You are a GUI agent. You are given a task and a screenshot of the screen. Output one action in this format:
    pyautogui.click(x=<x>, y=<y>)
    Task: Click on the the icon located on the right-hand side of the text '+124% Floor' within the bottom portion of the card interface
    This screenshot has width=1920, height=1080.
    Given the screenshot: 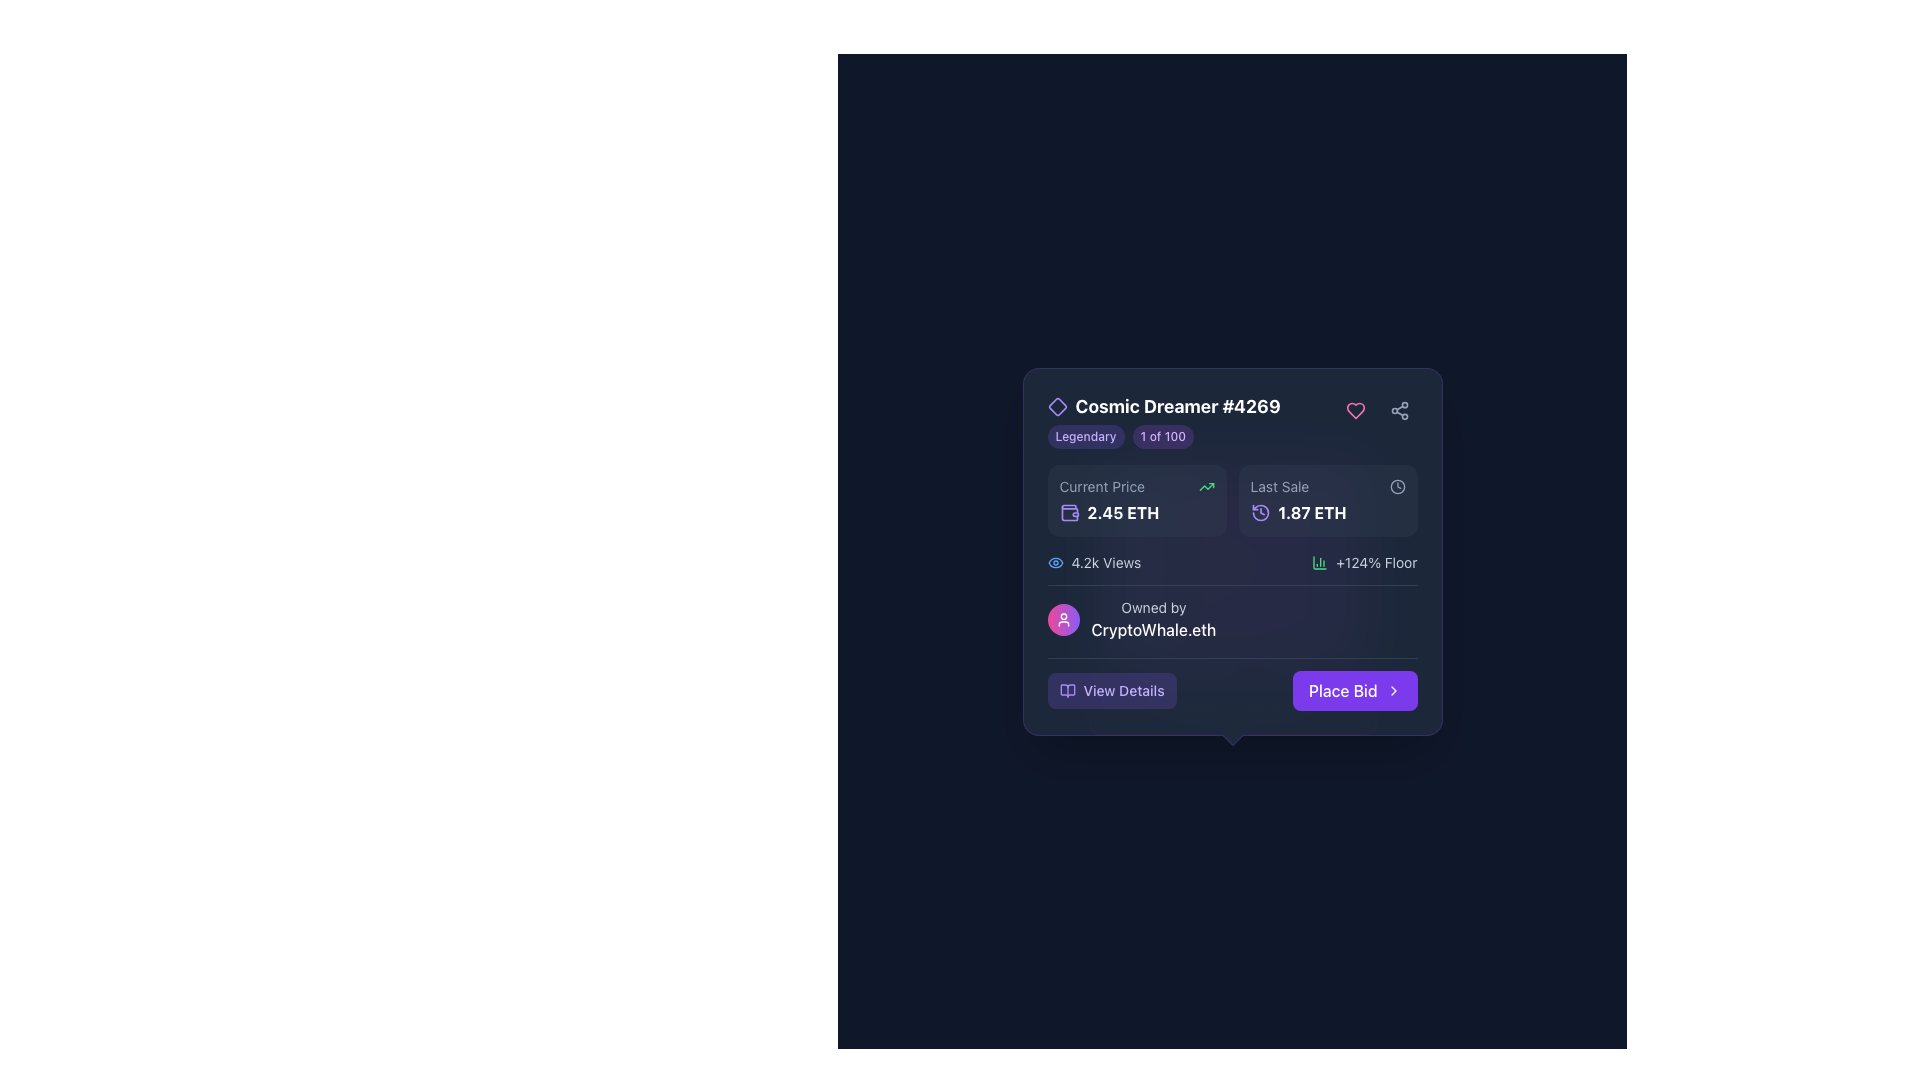 What is the action you would take?
    pyautogui.click(x=1320, y=563)
    